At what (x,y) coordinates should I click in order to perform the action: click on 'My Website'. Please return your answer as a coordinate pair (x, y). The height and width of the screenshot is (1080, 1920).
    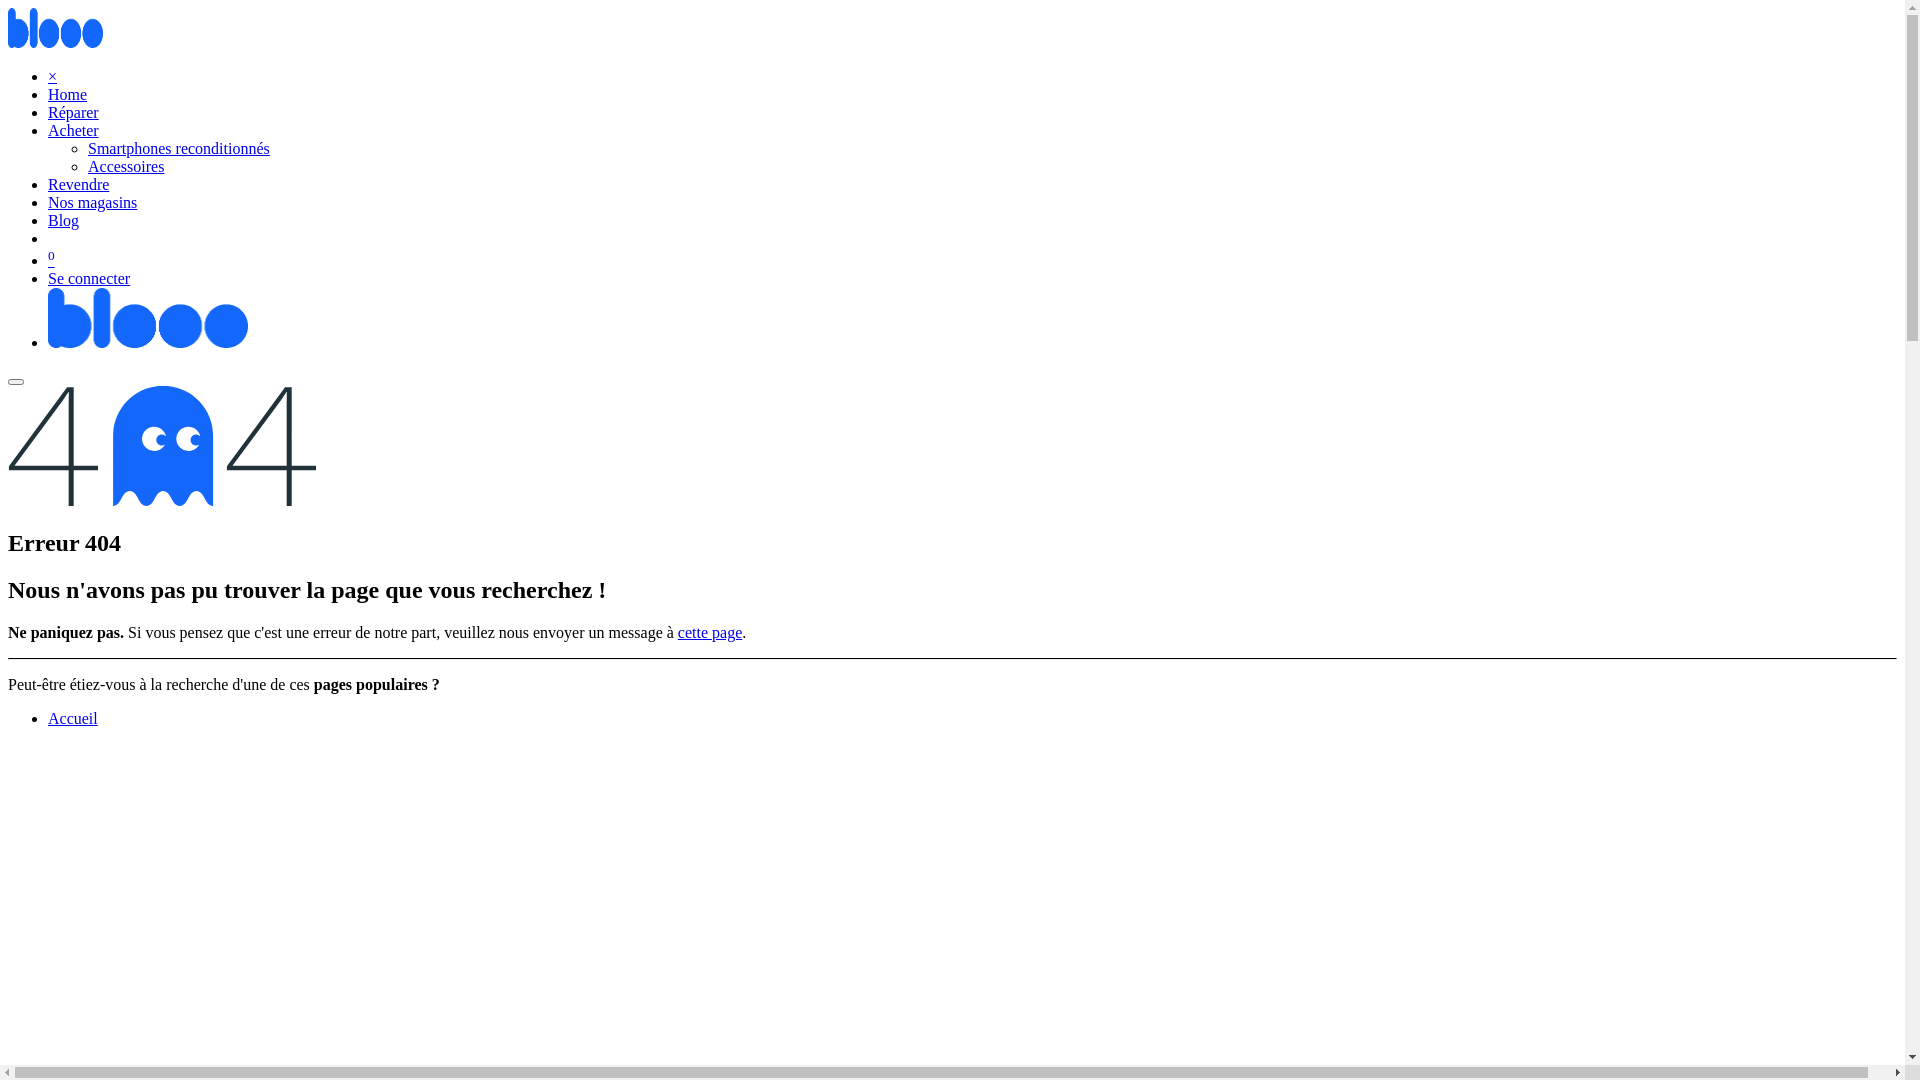
    Looking at the image, I should click on (147, 341).